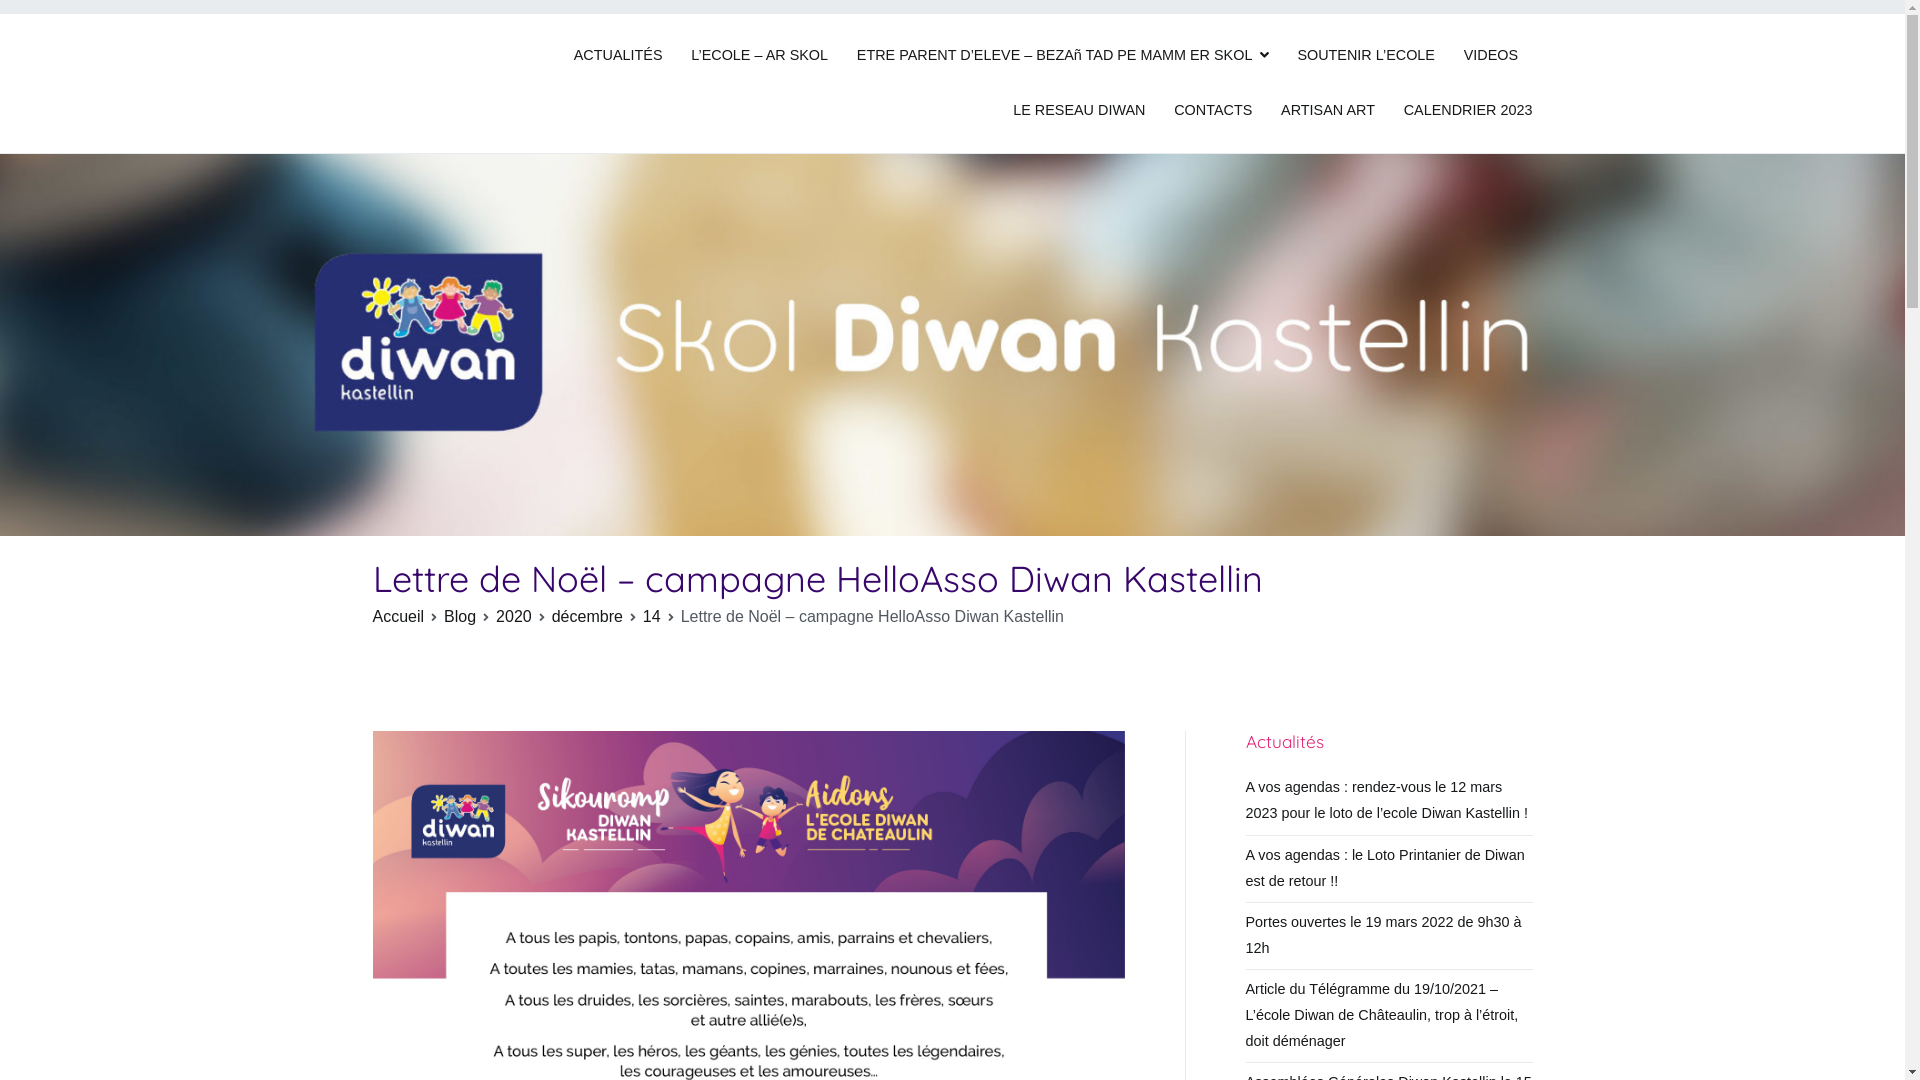 The height and width of the screenshot is (1080, 1920). I want to click on 'A vos agendas : le Loto Printanier de Diwan est de retour !!', so click(1388, 867).